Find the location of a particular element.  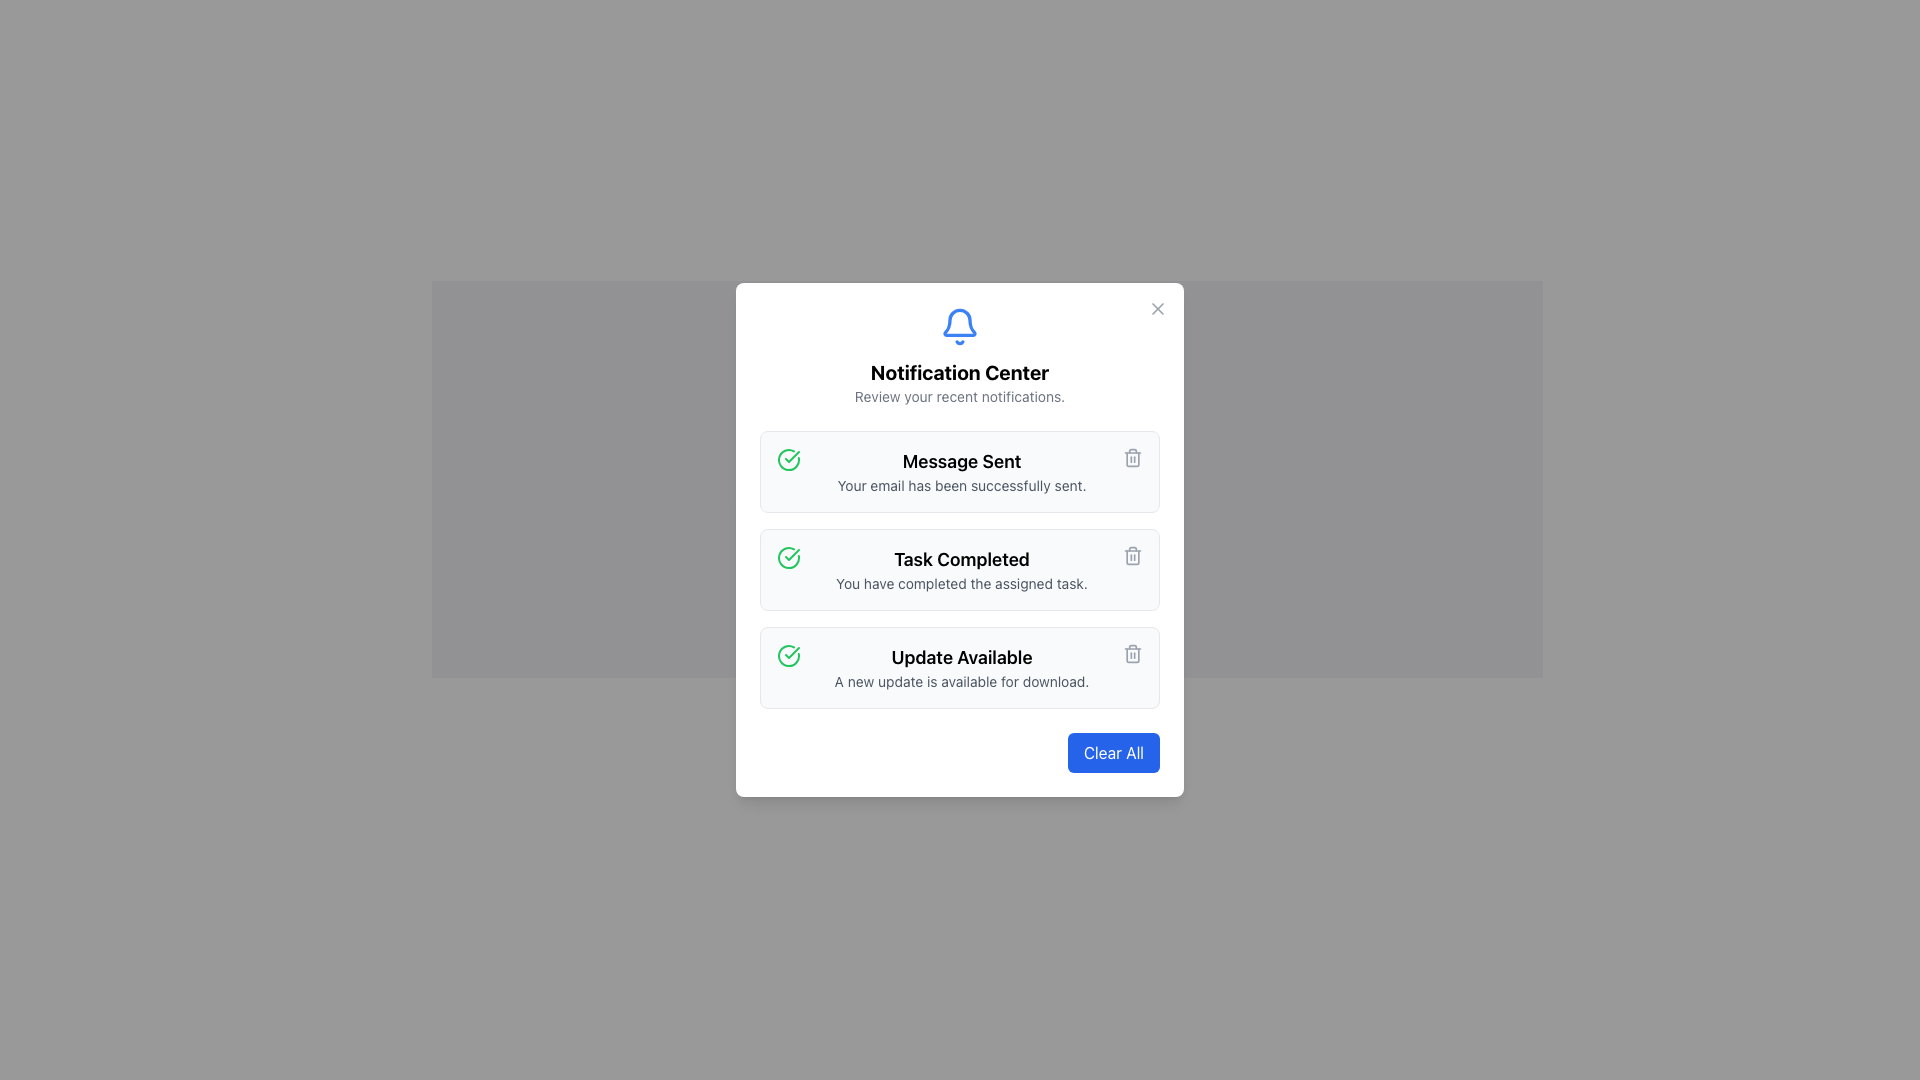

the text content that provides a brief description about reviewing recent notifications, located in the header area of the notification center modal is located at coordinates (960, 397).